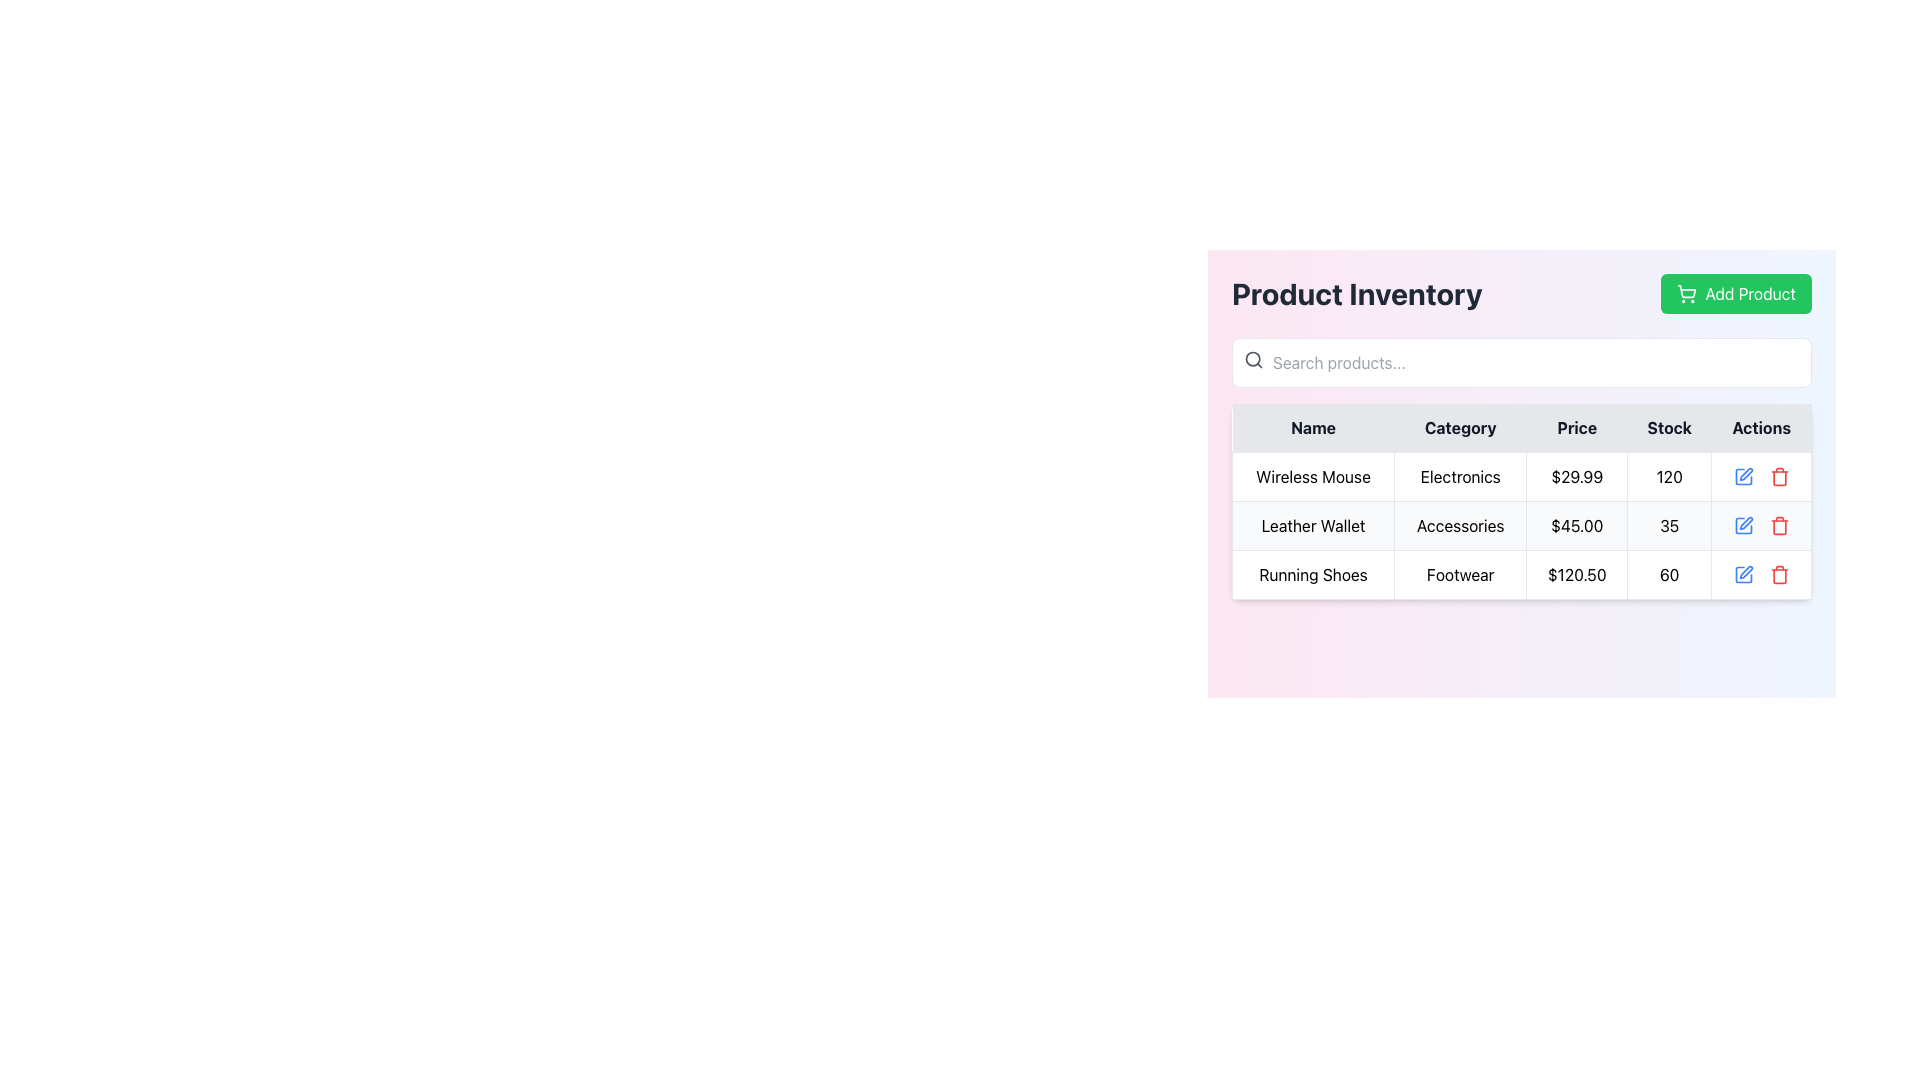 The image size is (1920, 1080). I want to click on the table cell displaying the name of an item in the third row of the product inventory table, which is aligned with 'Footwear' in the Category column, '$120.50' in the Price column, and '60' in the Stock column, so click(1313, 574).